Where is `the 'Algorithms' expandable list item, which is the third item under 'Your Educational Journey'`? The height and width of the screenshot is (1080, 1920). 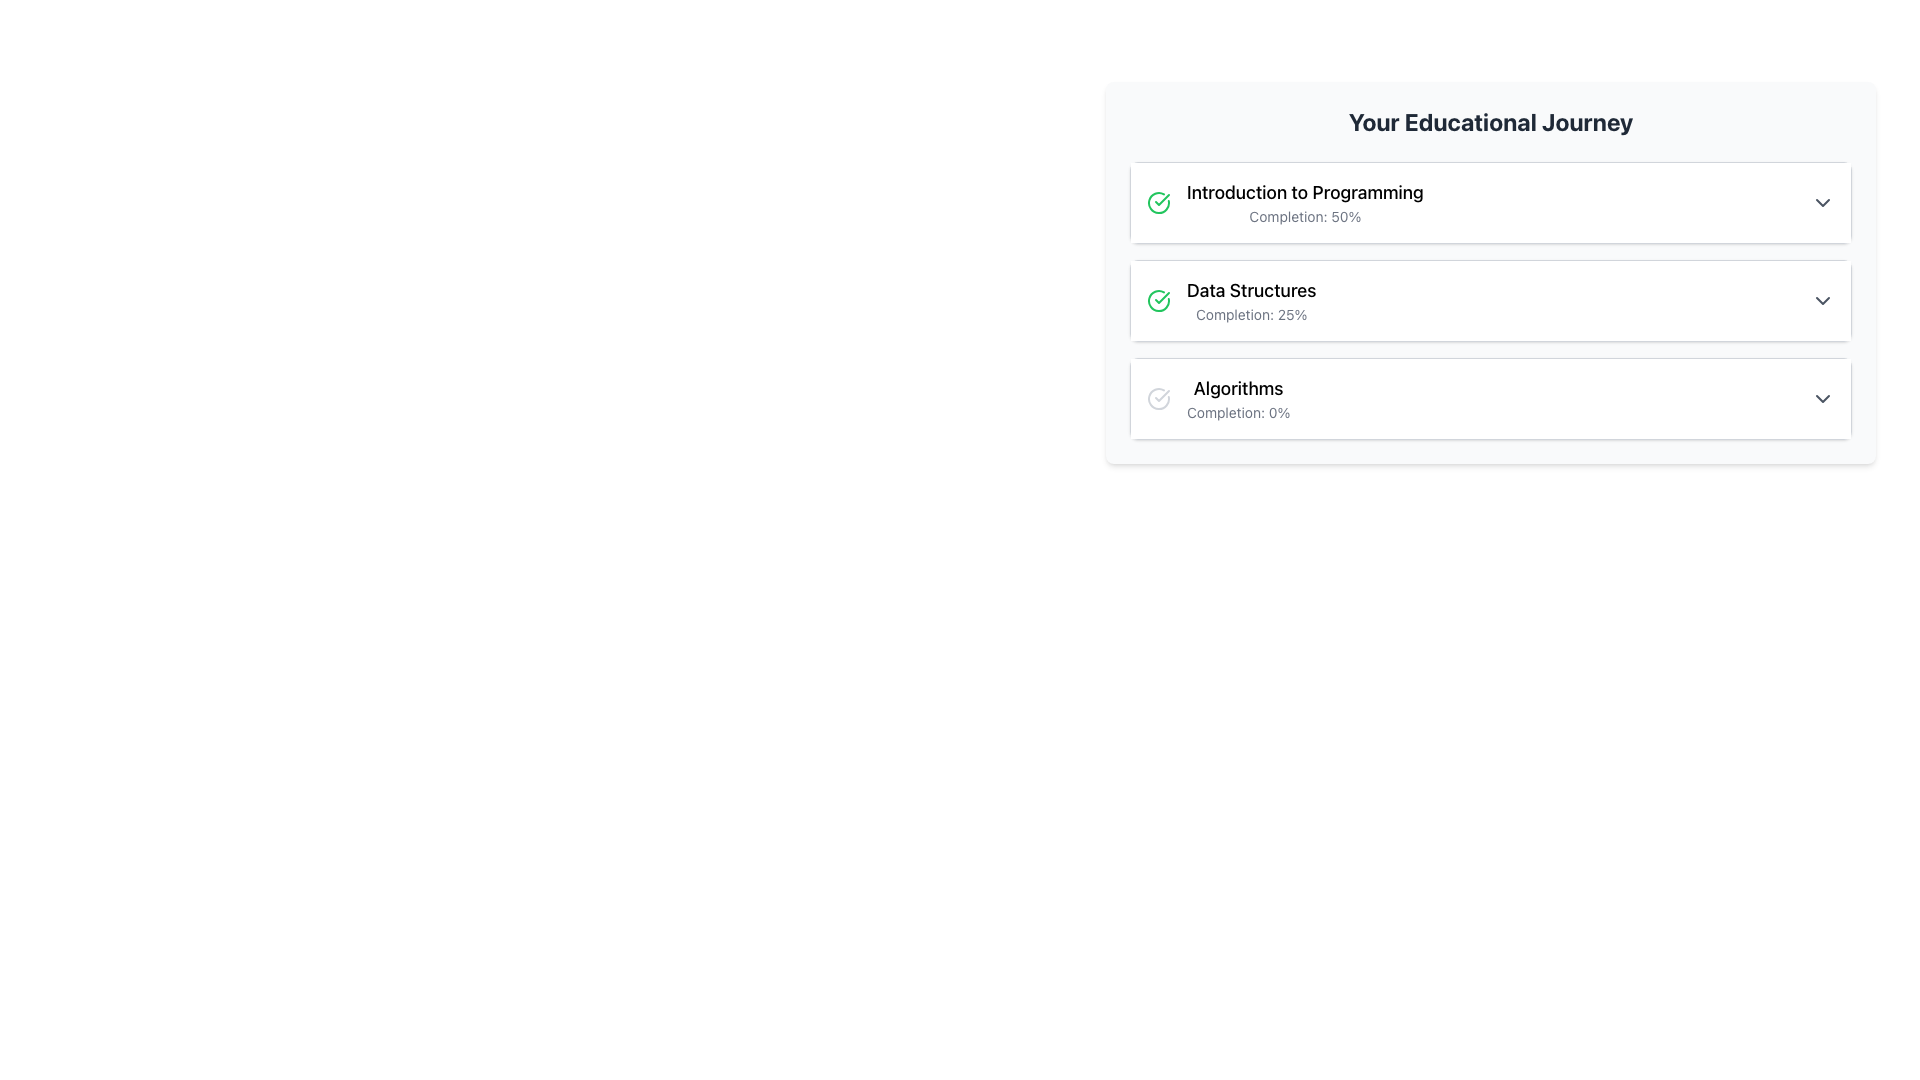
the 'Algorithms' expandable list item, which is the third item under 'Your Educational Journey' is located at coordinates (1491, 398).